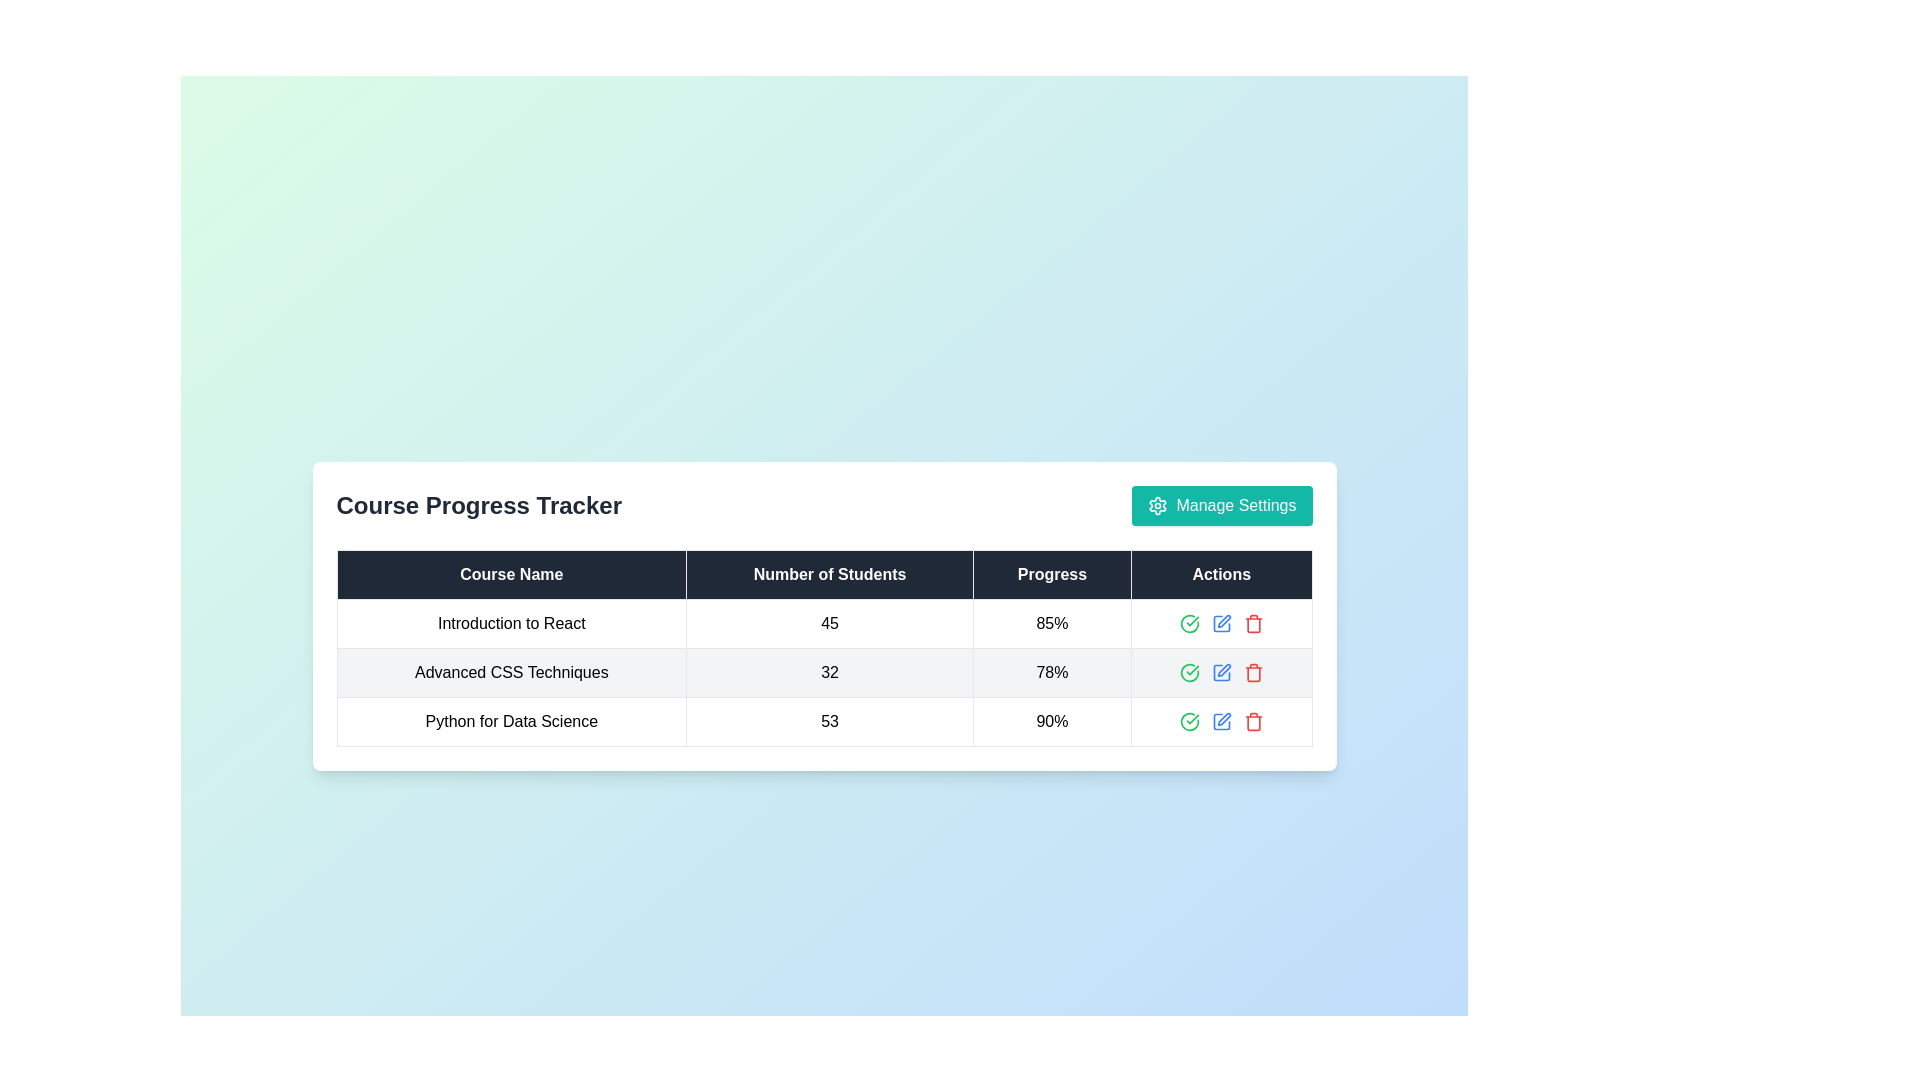 This screenshot has width=1920, height=1080. Describe the element at coordinates (1051, 622) in the screenshot. I see `the static text element displaying '85%' within the 'Progress' column of the 'Course Progress Tracker' table, which indicates the progress percentage for the course 'Introduction to React'` at that location.